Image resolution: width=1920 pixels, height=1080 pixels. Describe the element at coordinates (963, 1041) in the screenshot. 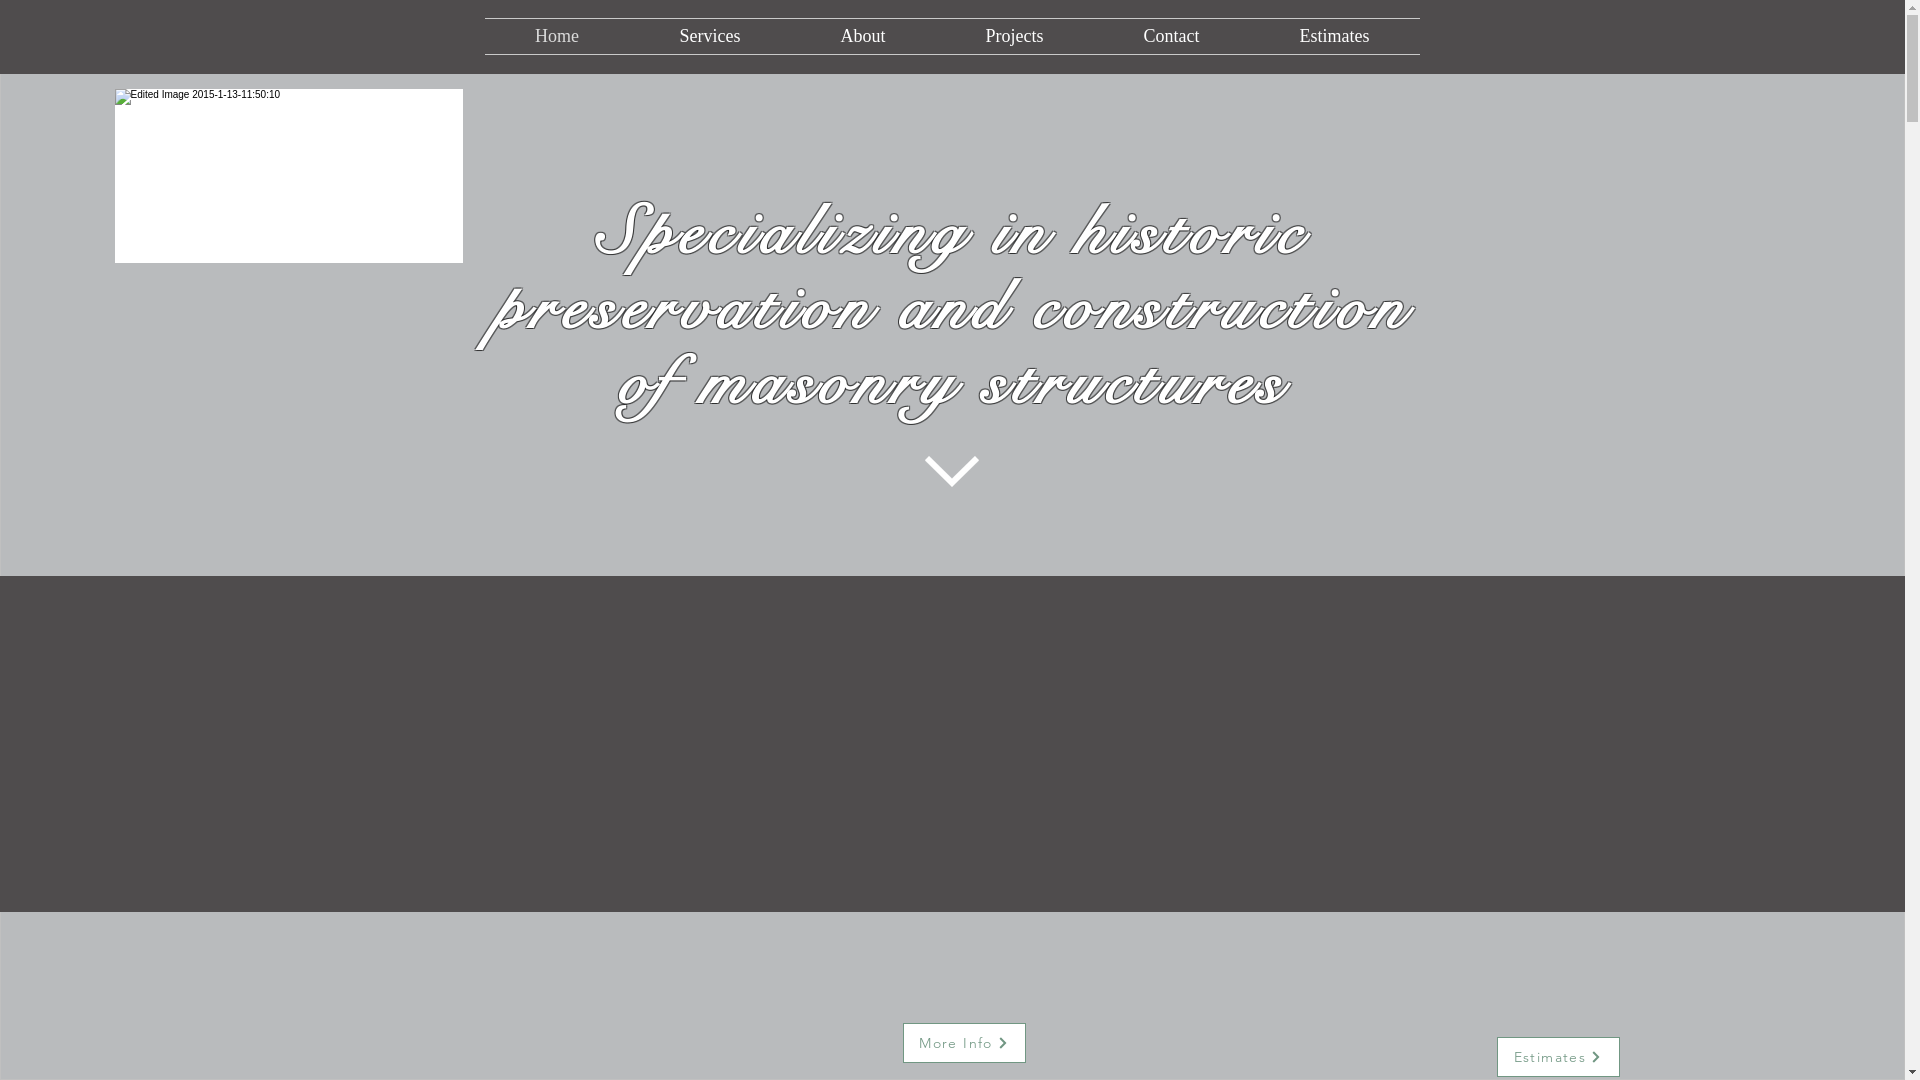

I see `'More Info'` at that location.